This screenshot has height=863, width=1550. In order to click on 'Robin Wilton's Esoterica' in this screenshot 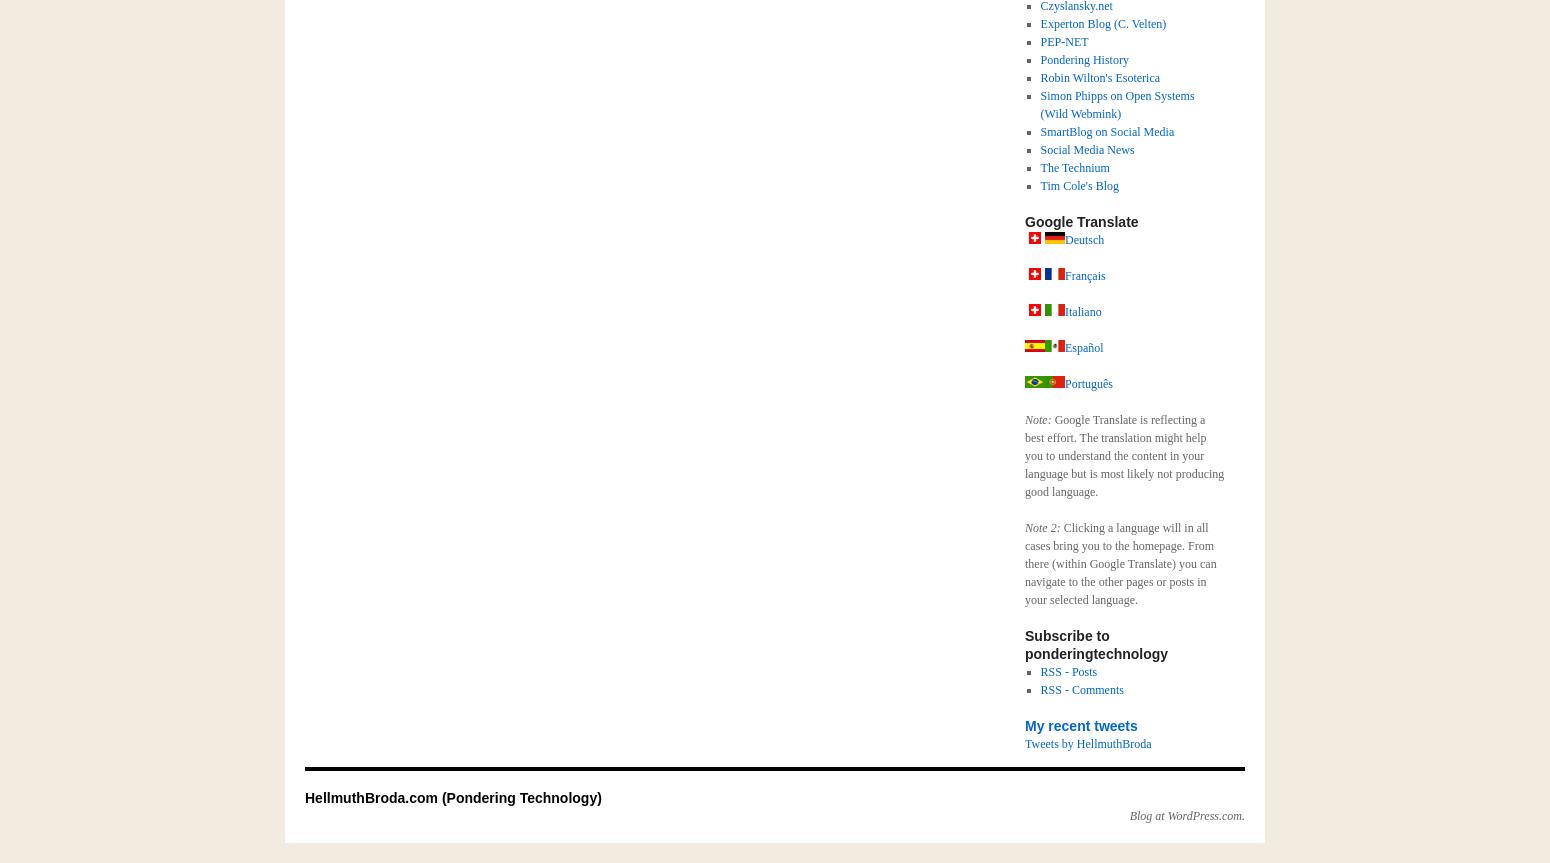, I will do `click(1099, 78)`.